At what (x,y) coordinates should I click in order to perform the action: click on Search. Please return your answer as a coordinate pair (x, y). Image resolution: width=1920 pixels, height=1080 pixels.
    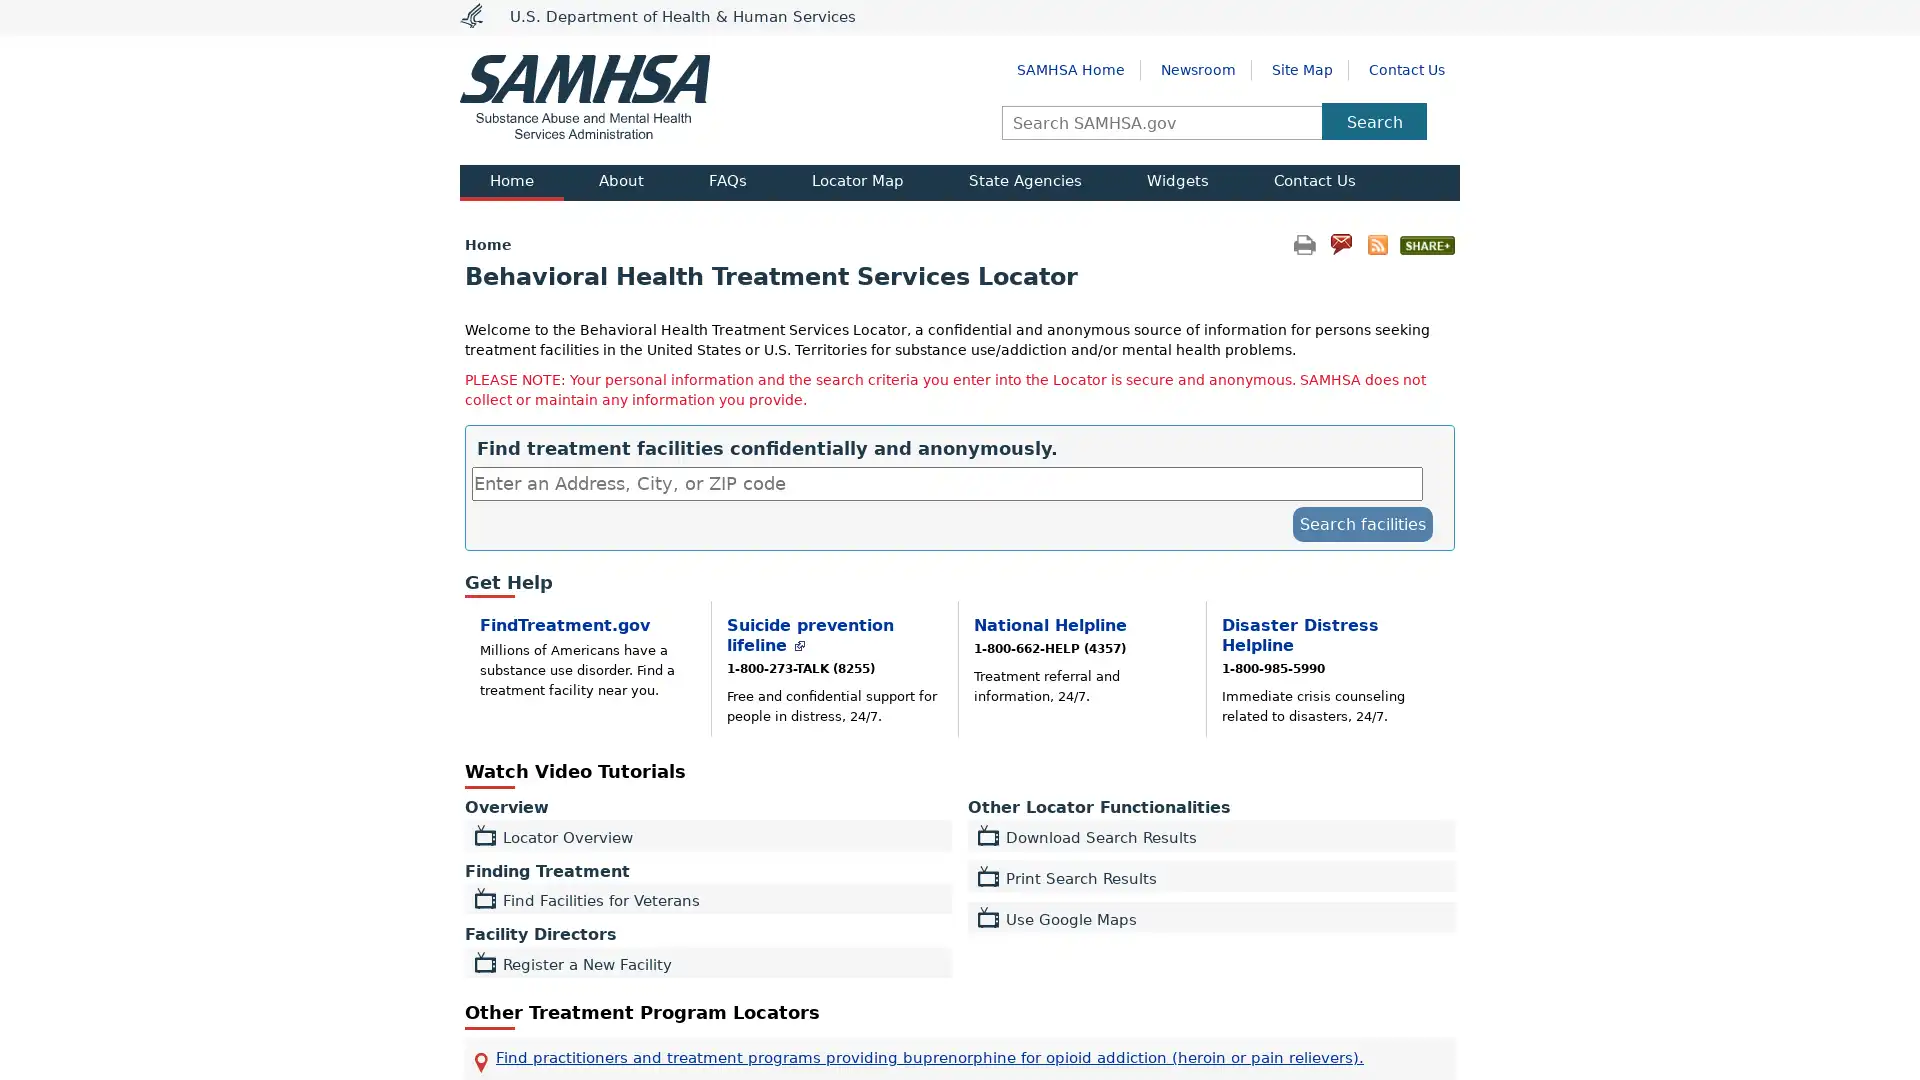
    Looking at the image, I should click on (1373, 121).